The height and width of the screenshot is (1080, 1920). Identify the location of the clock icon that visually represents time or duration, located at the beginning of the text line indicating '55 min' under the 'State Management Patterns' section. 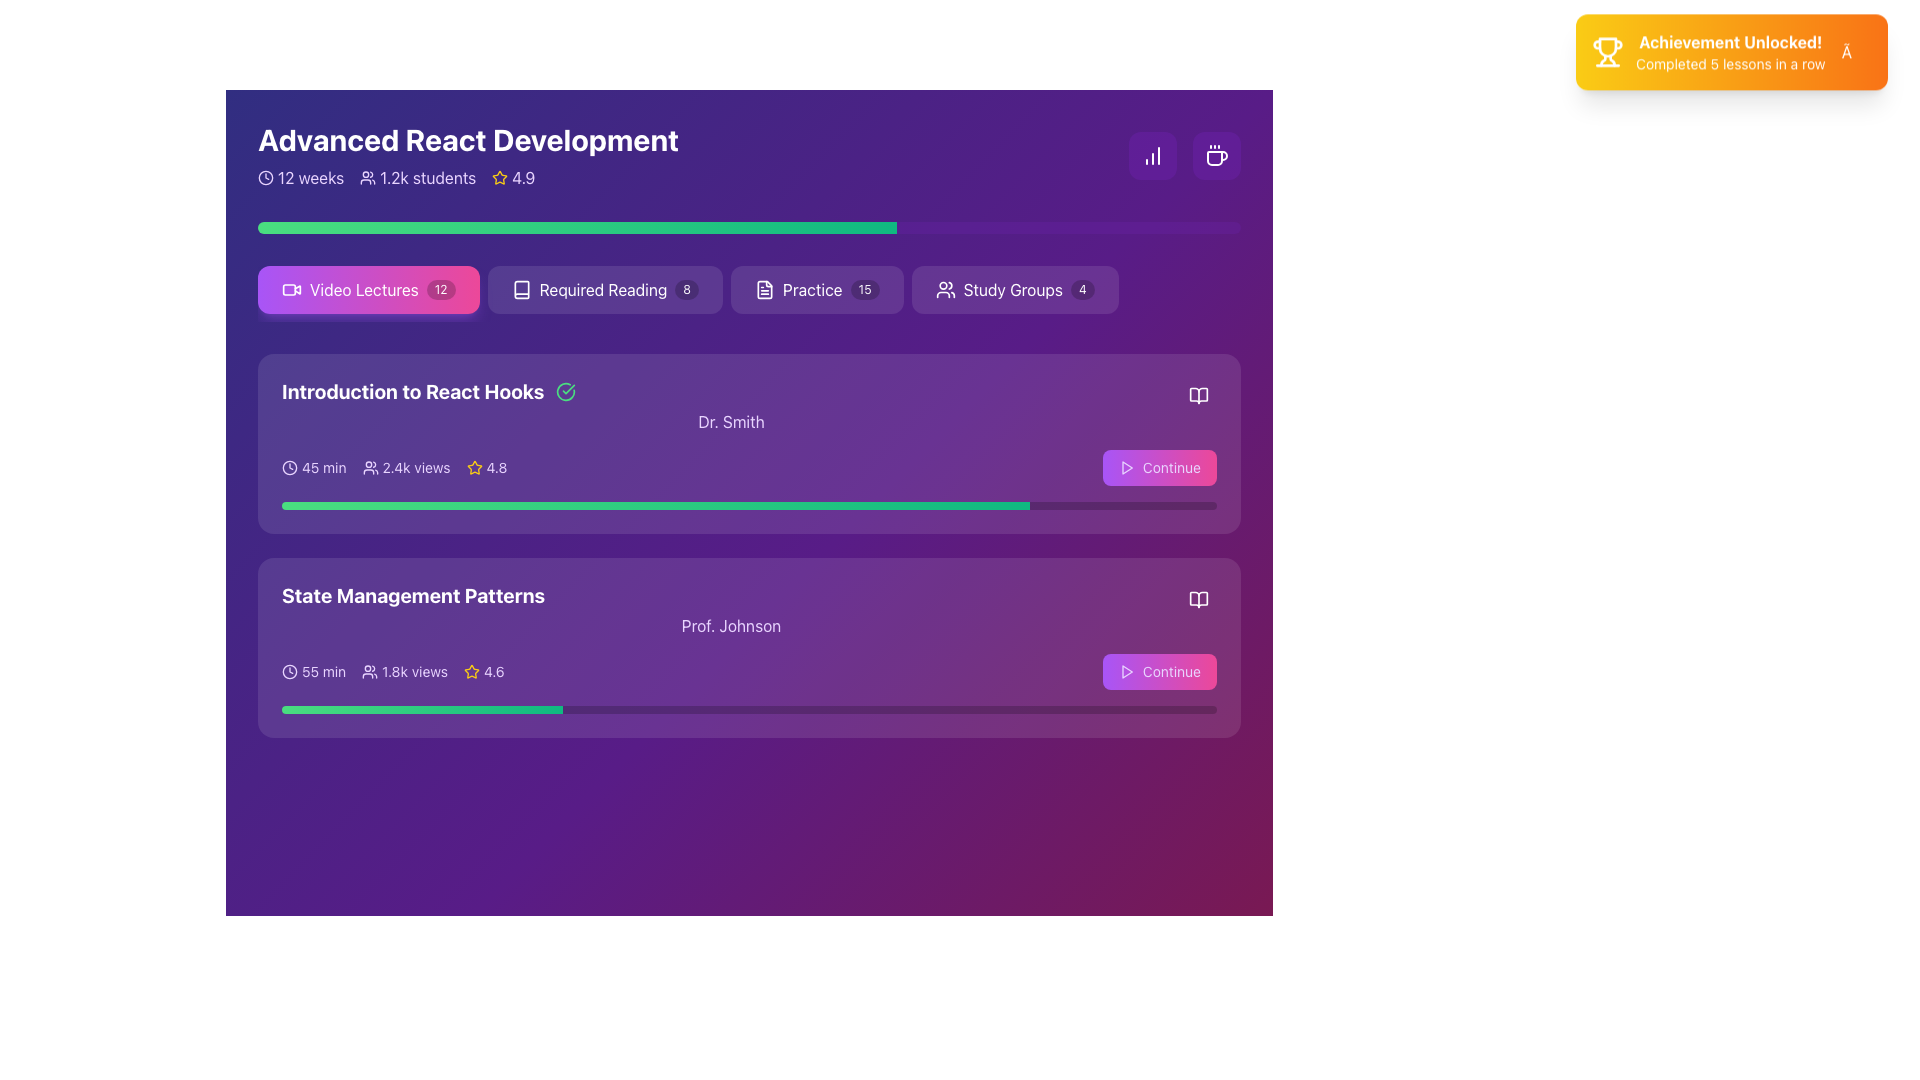
(288, 671).